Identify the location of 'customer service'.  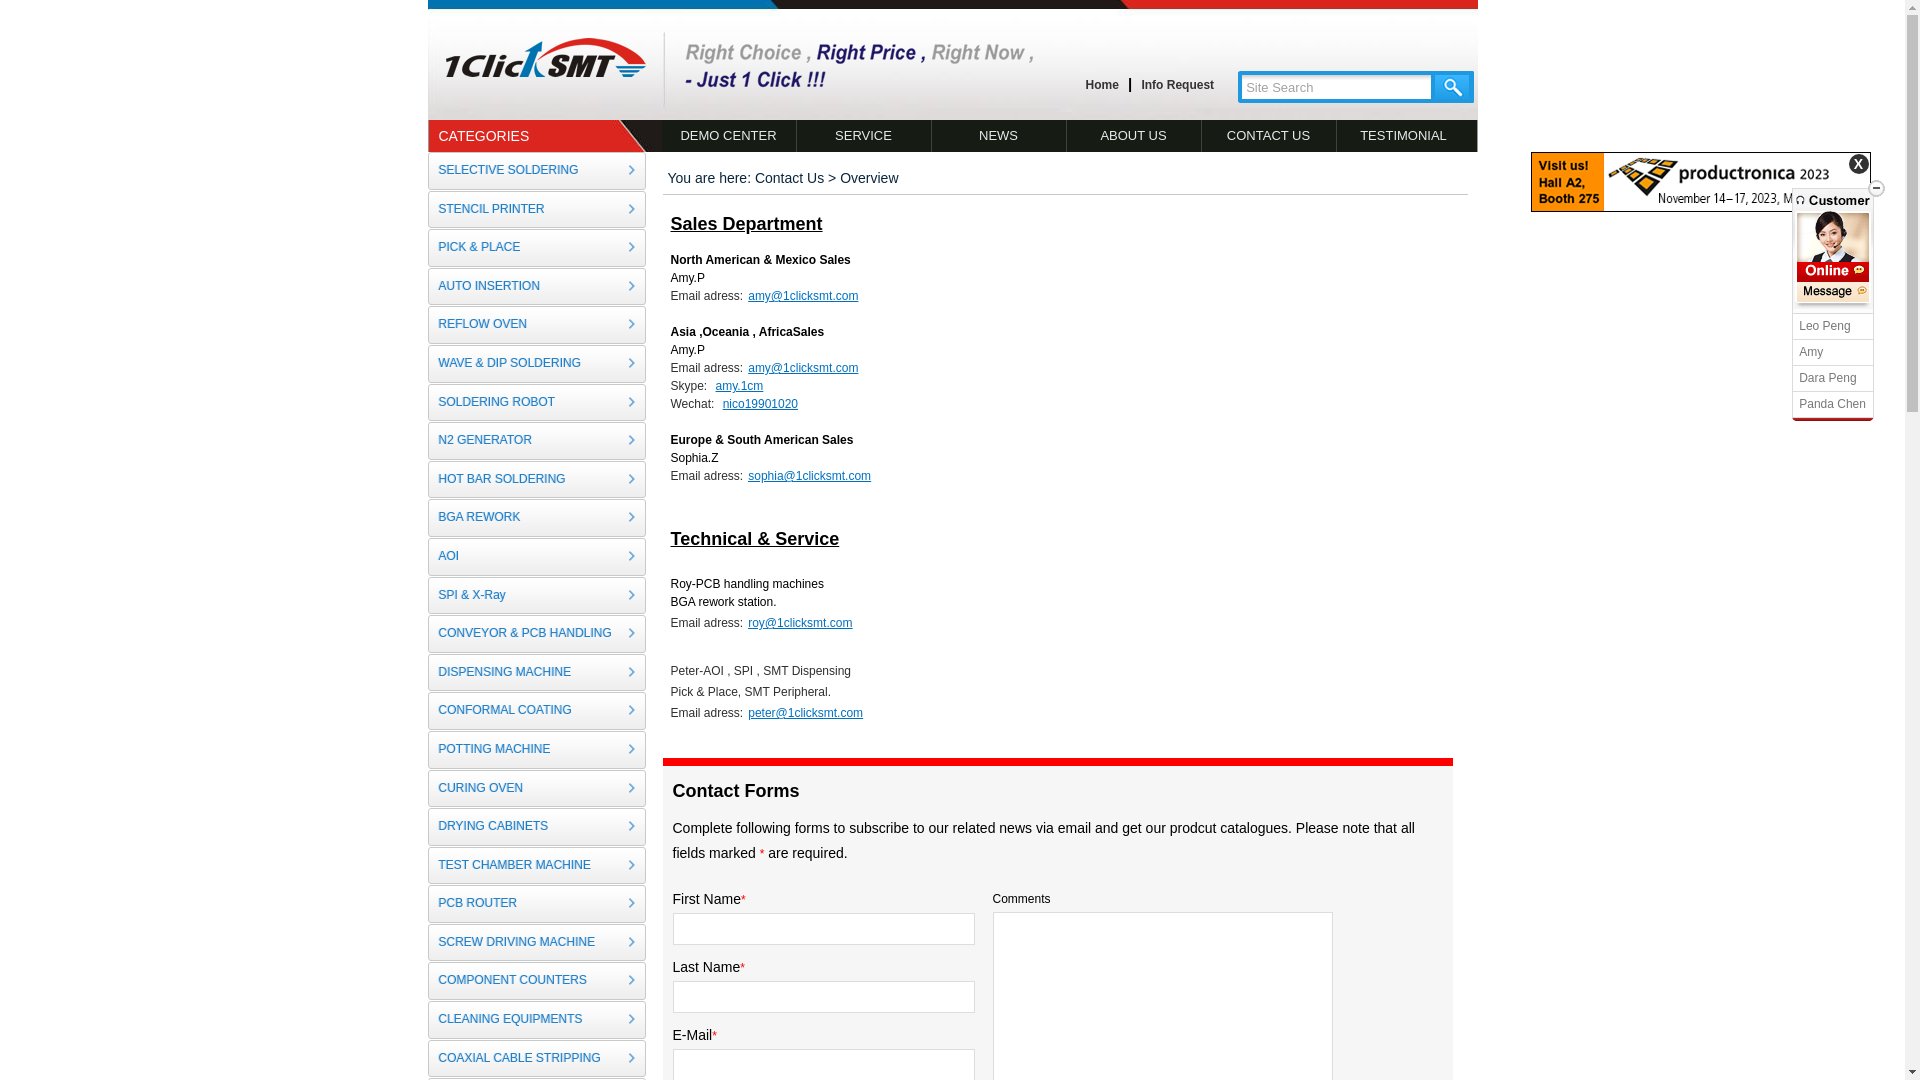
(1833, 272).